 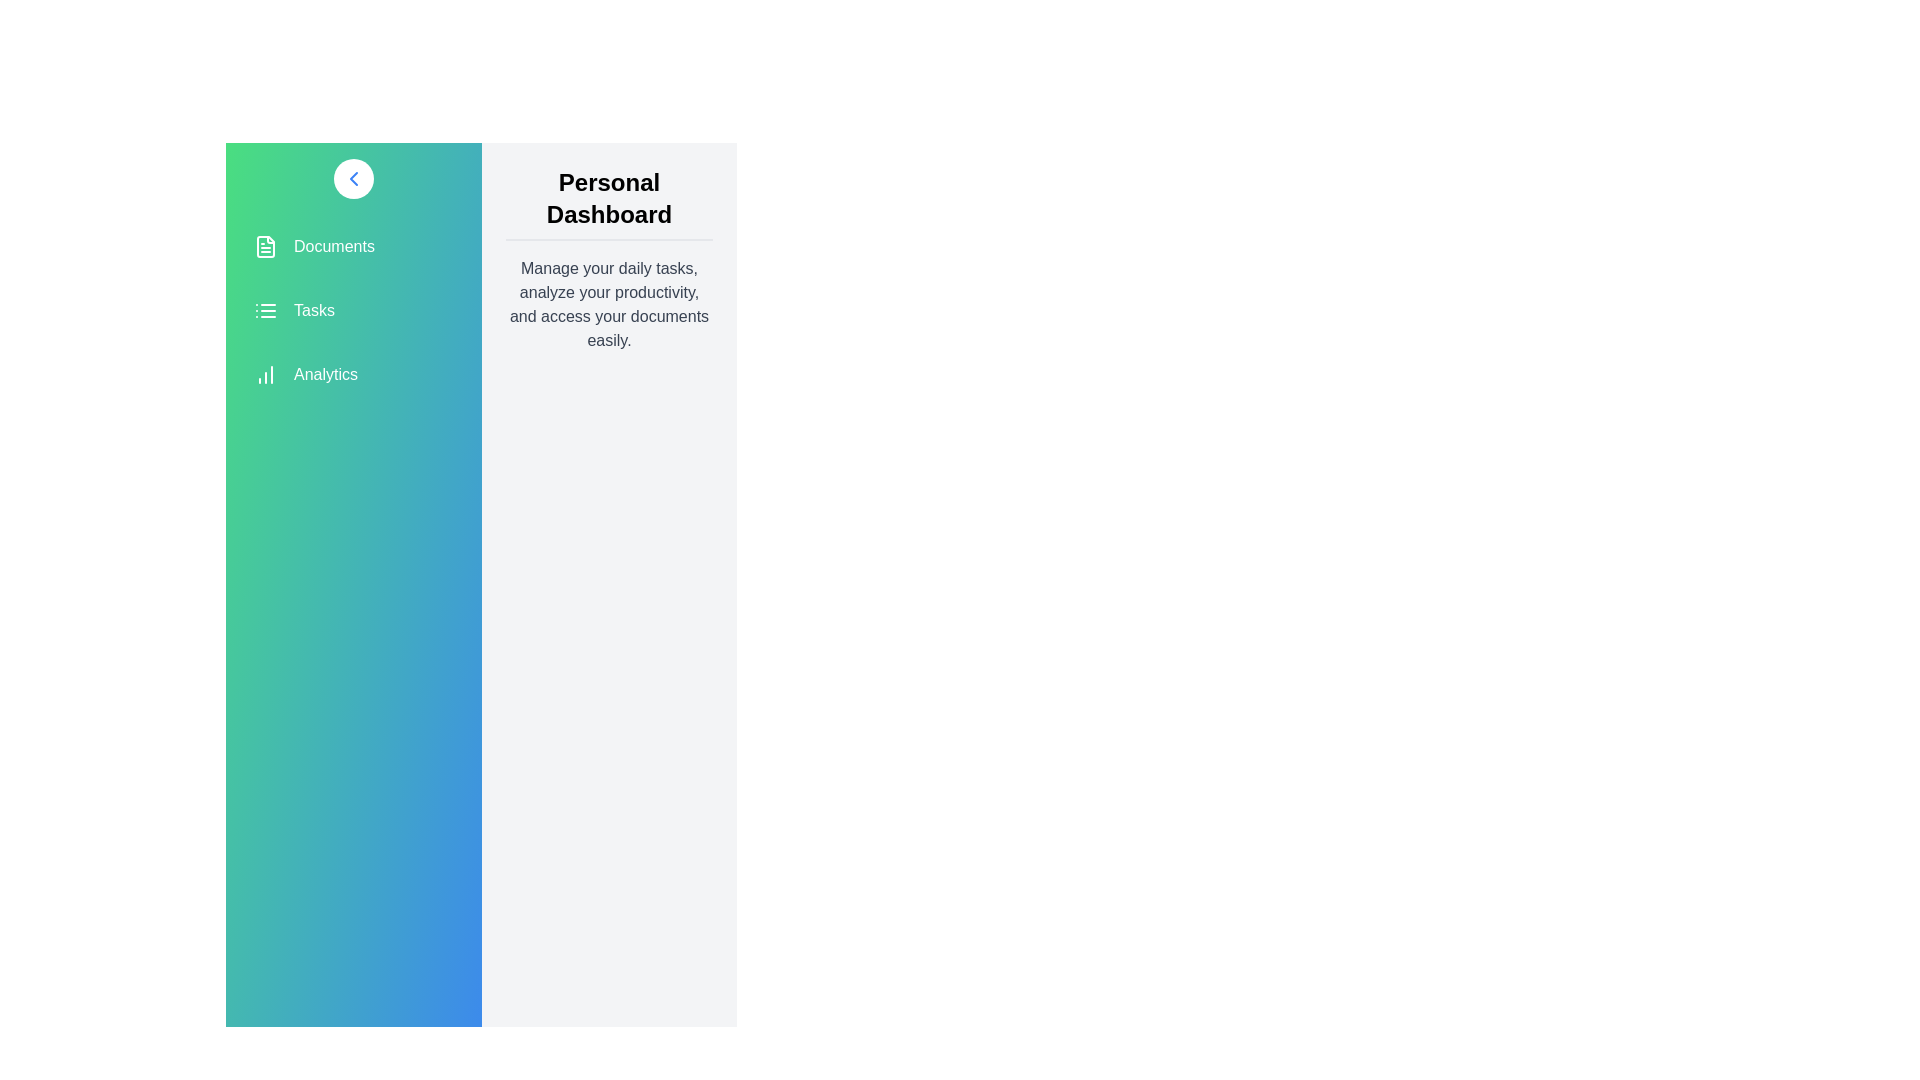 I want to click on the menu item Tasks from the sidebar menu, so click(x=354, y=311).